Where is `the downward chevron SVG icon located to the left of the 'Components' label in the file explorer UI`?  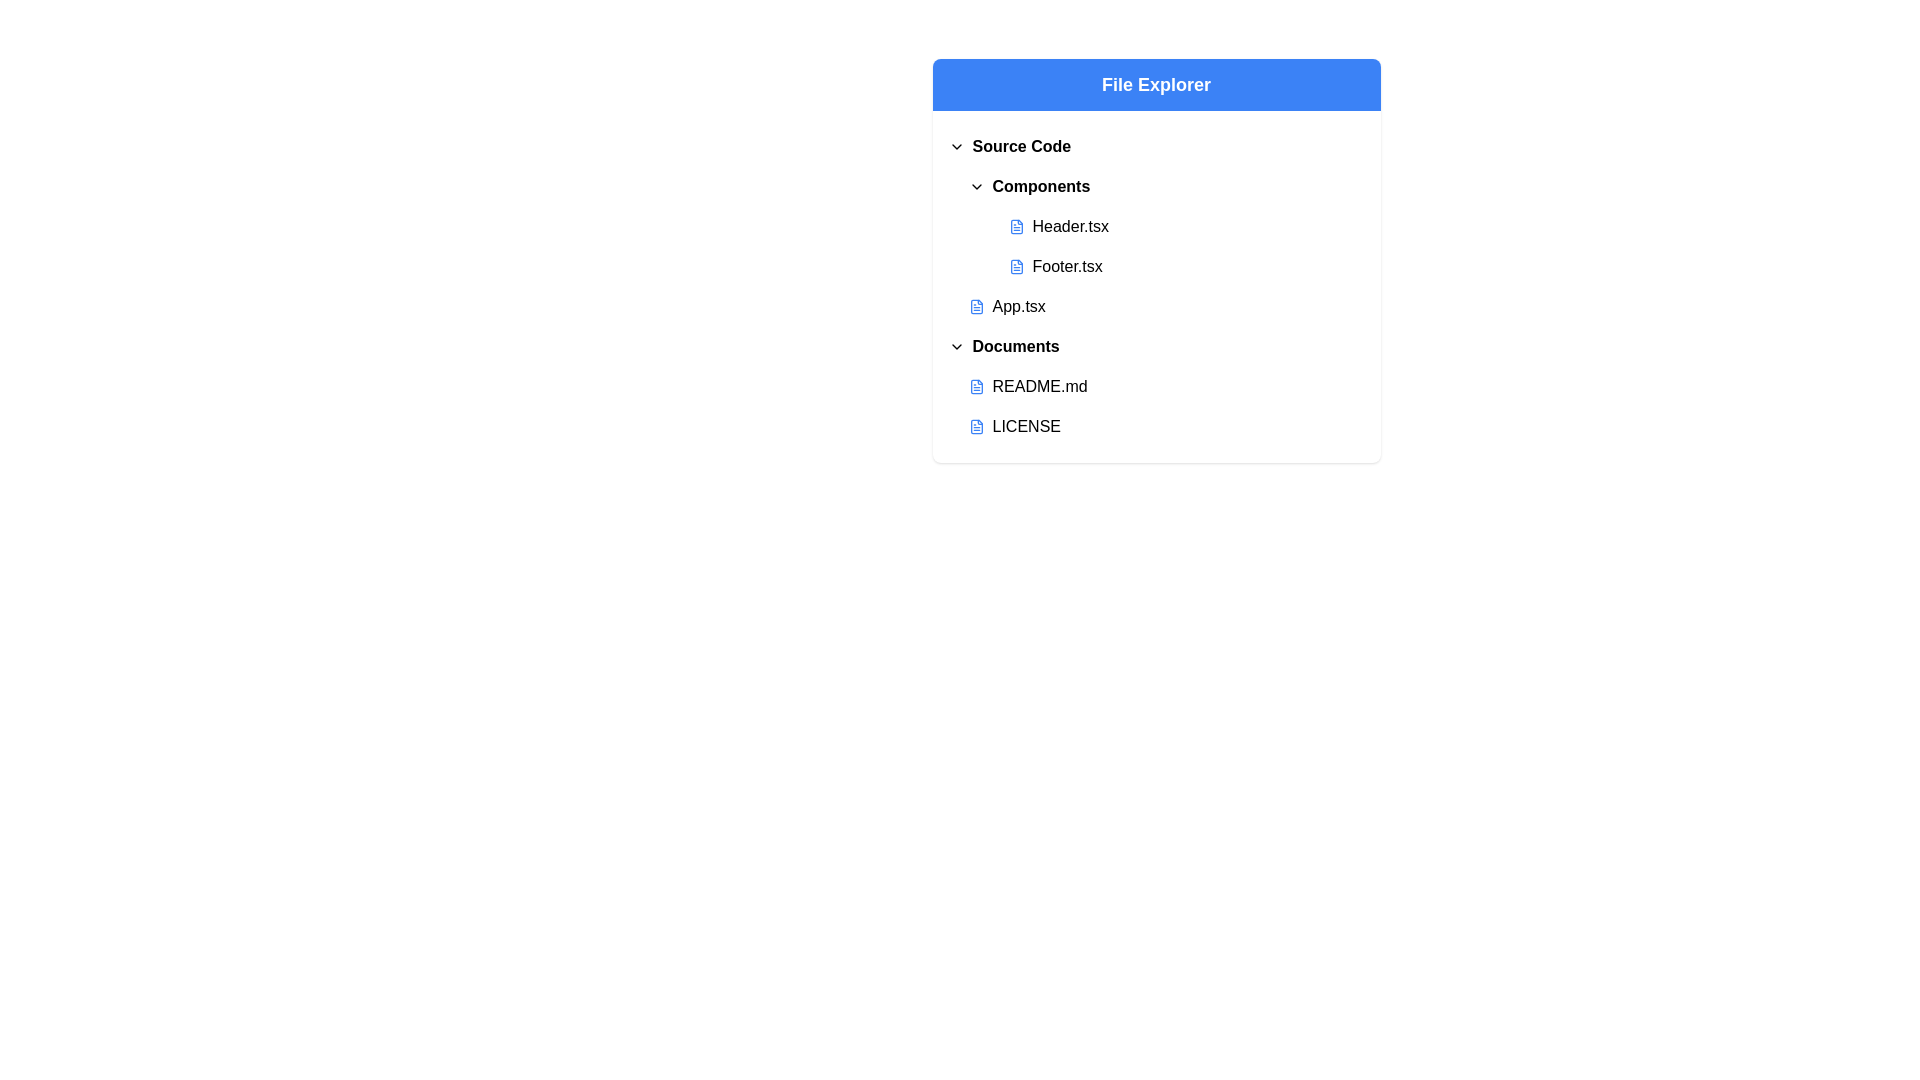
the downward chevron SVG icon located to the left of the 'Components' label in the file explorer UI is located at coordinates (976, 186).